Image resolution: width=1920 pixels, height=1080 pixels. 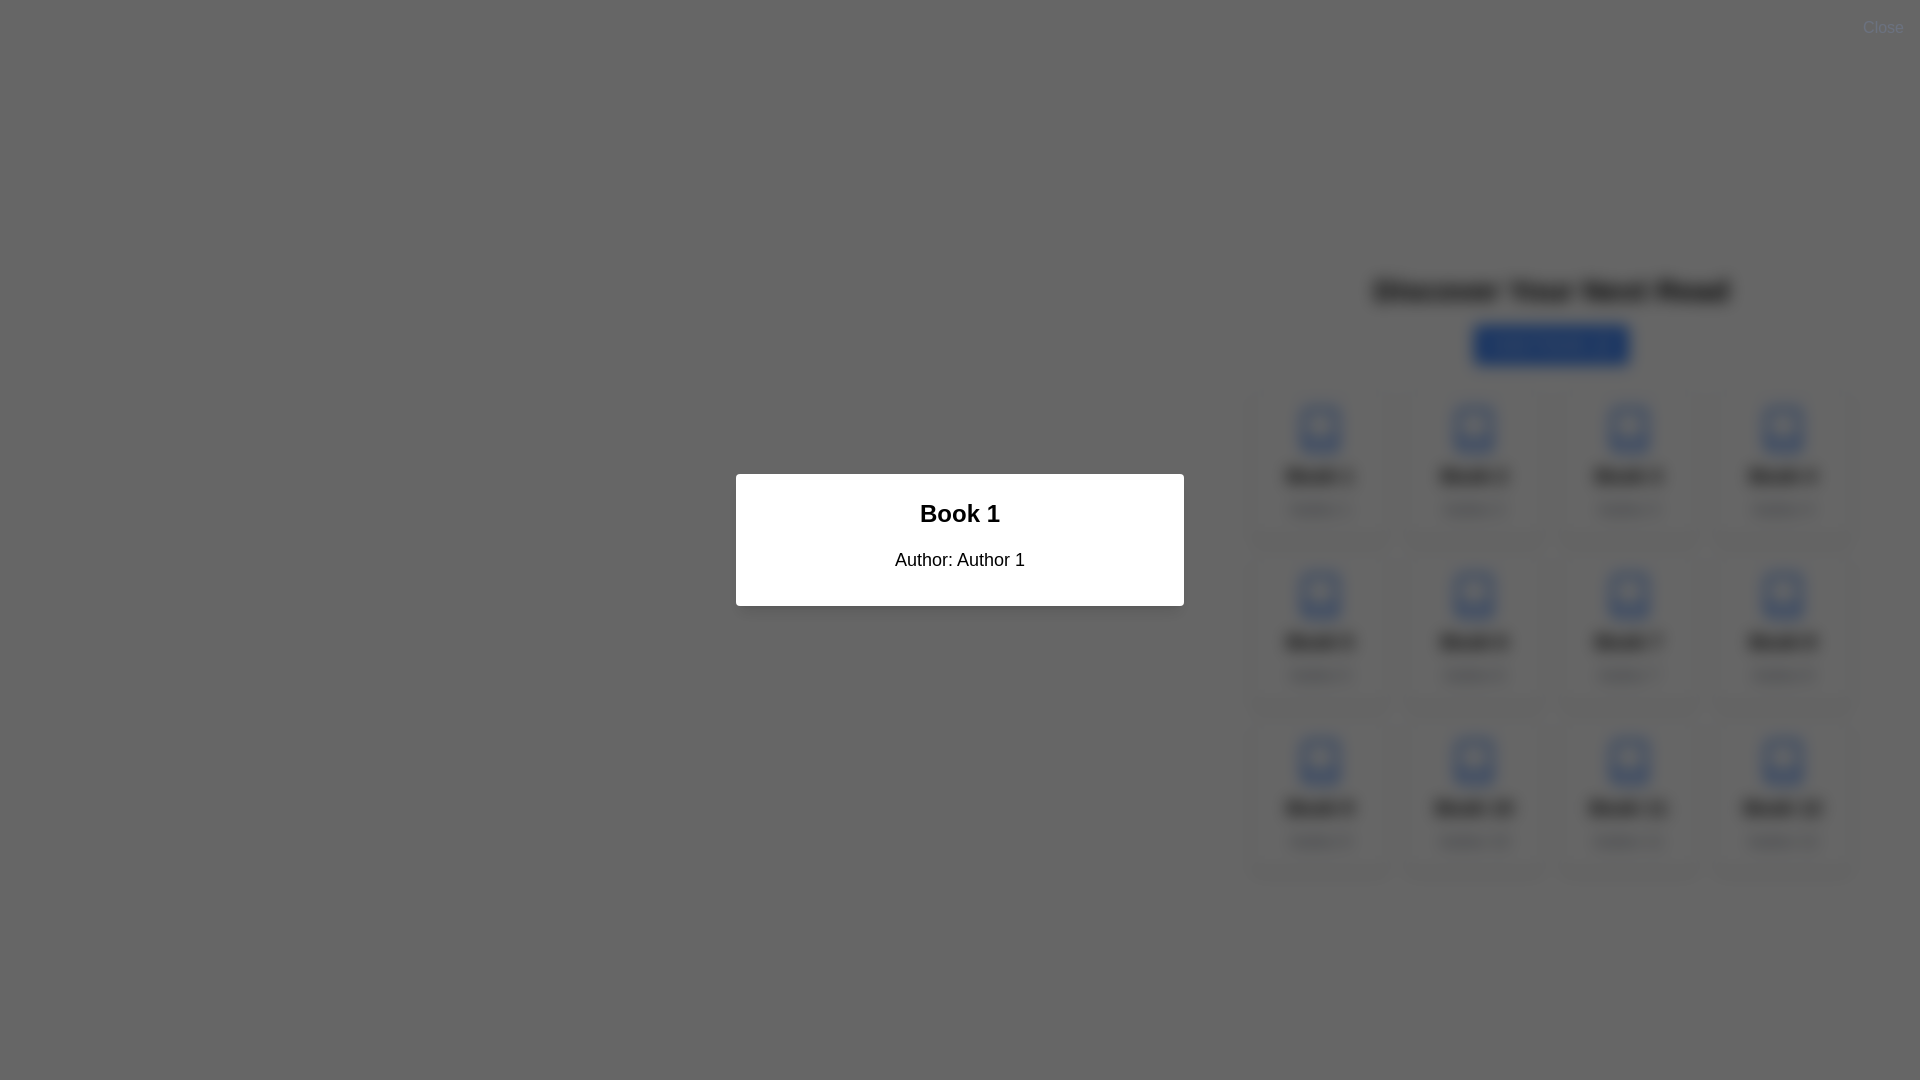 What do you see at coordinates (1603, 344) in the screenshot?
I see `the message square or chat bubble icon` at bounding box center [1603, 344].